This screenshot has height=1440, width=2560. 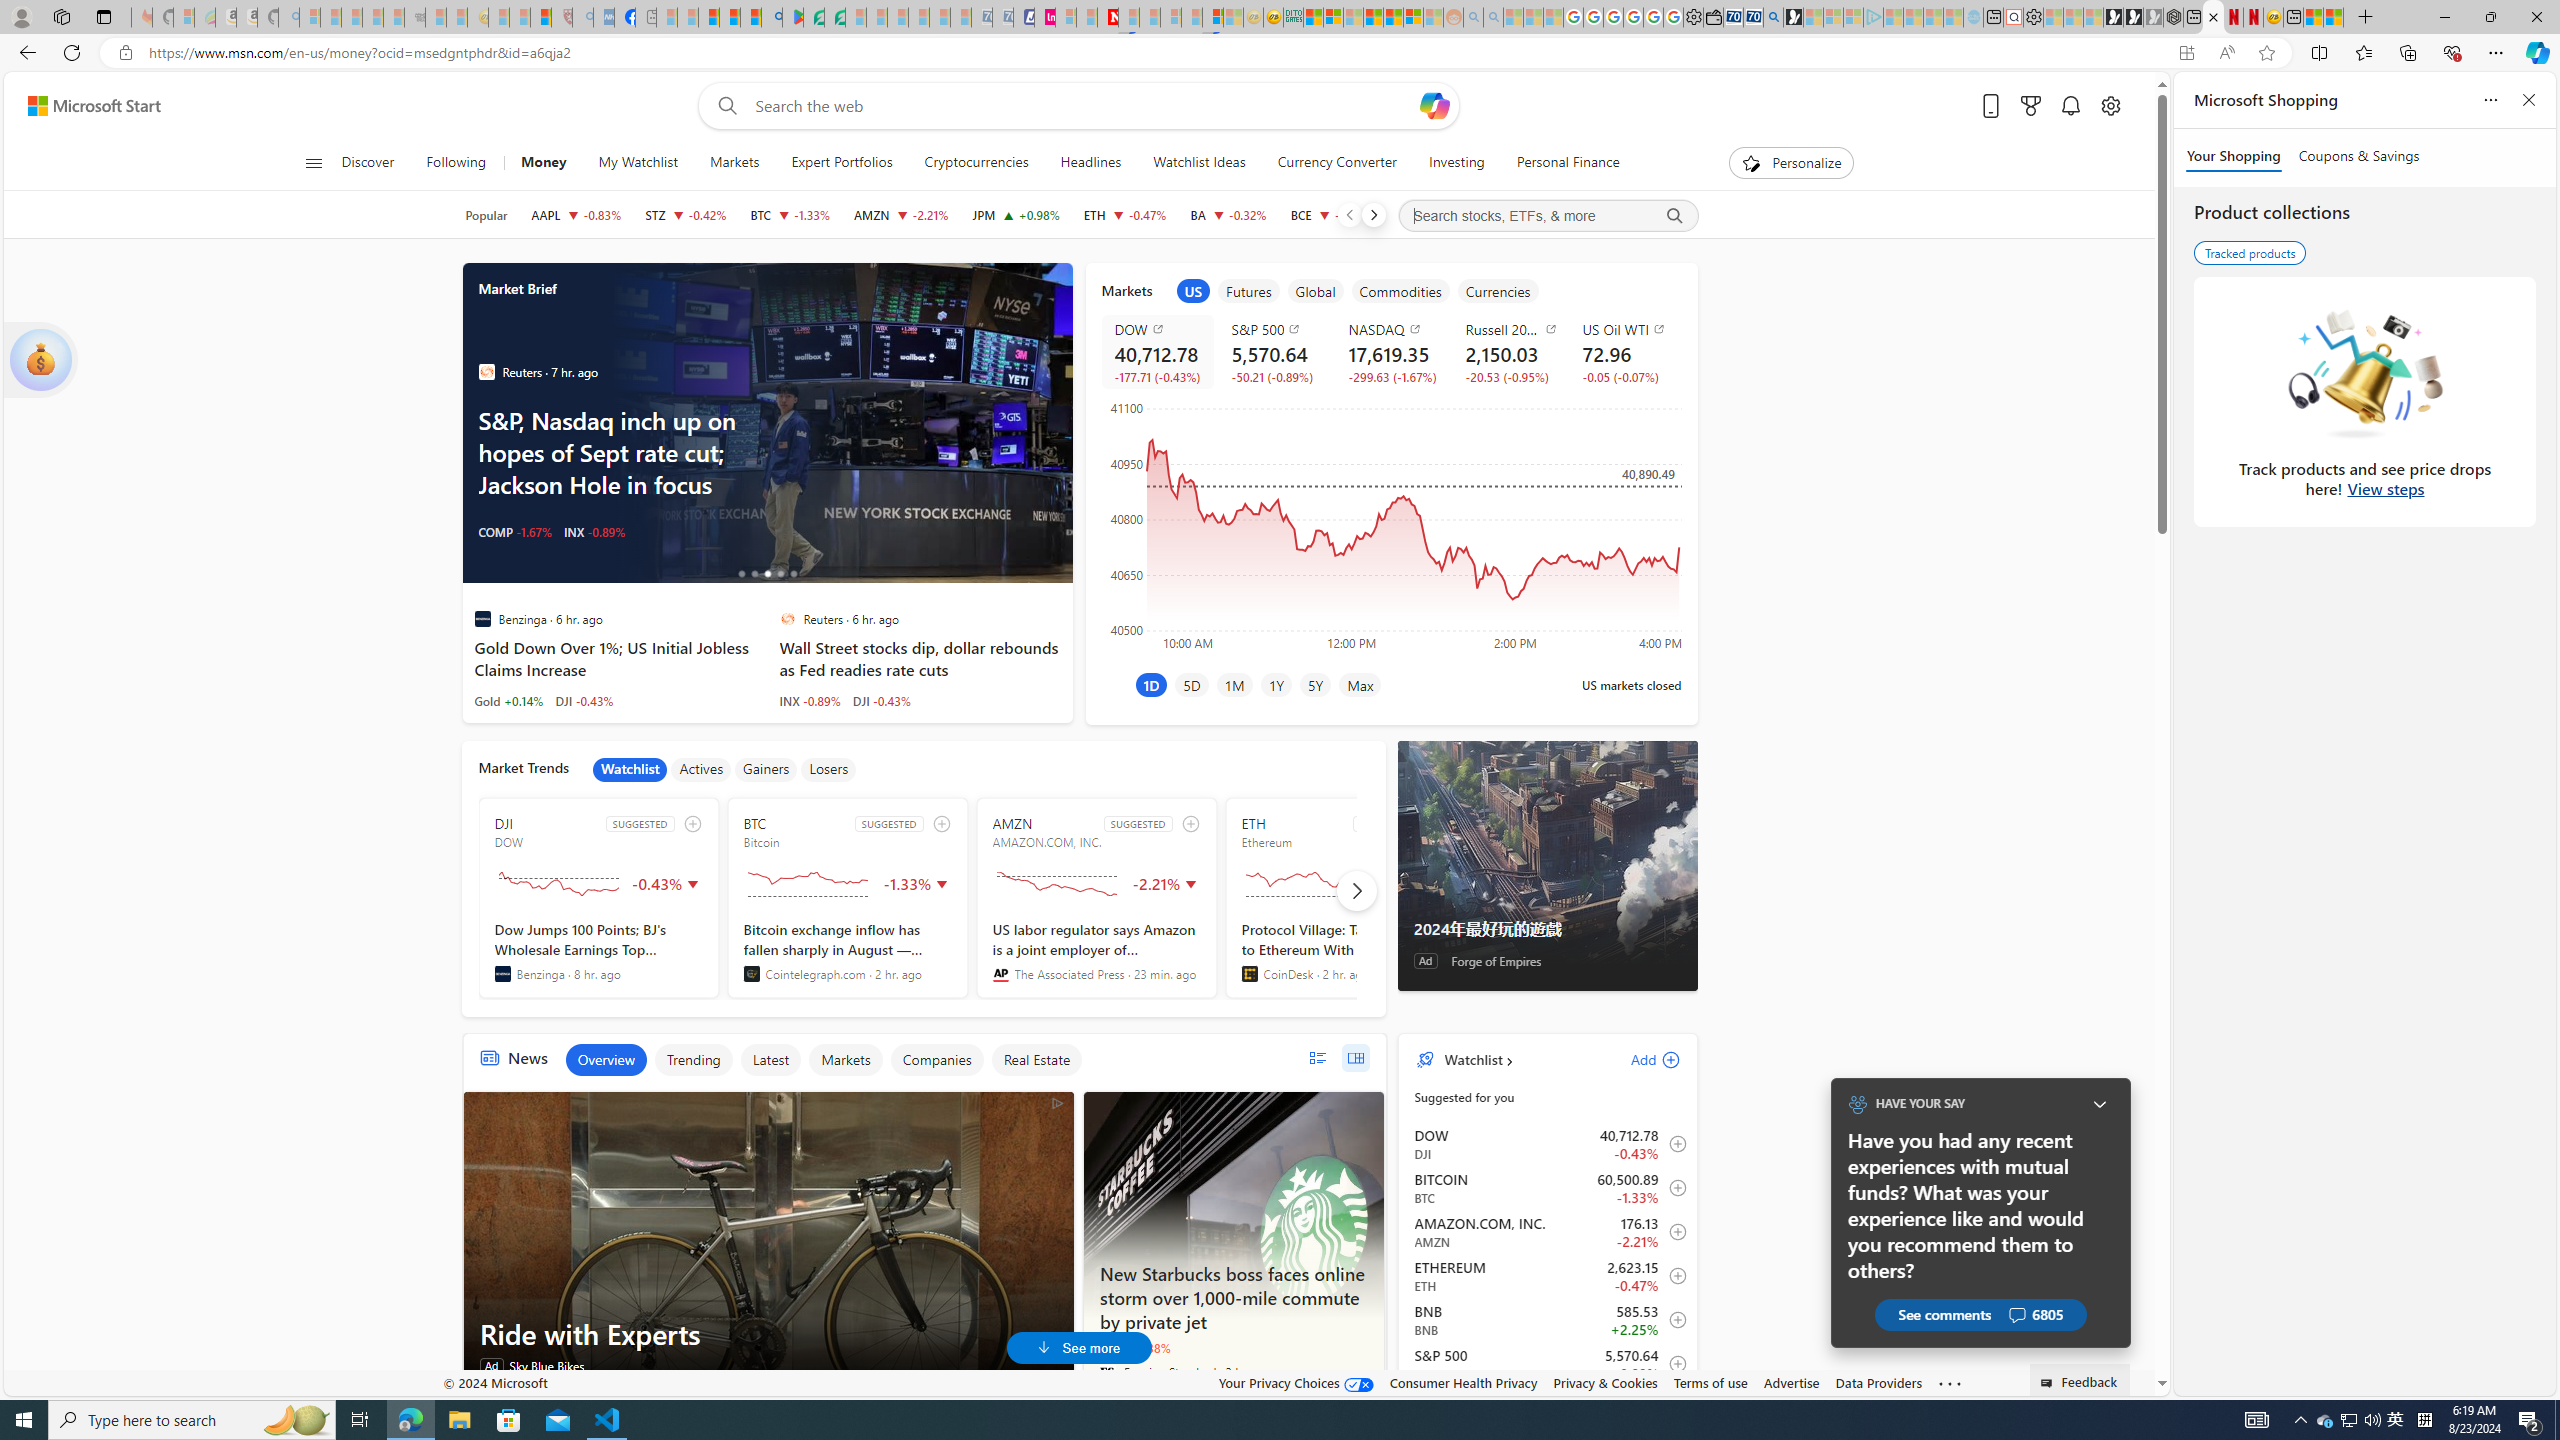 What do you see at coordinates (935, 1058) in the screenshot?
I see `'Companies'` at bounding box center [935, 1058].